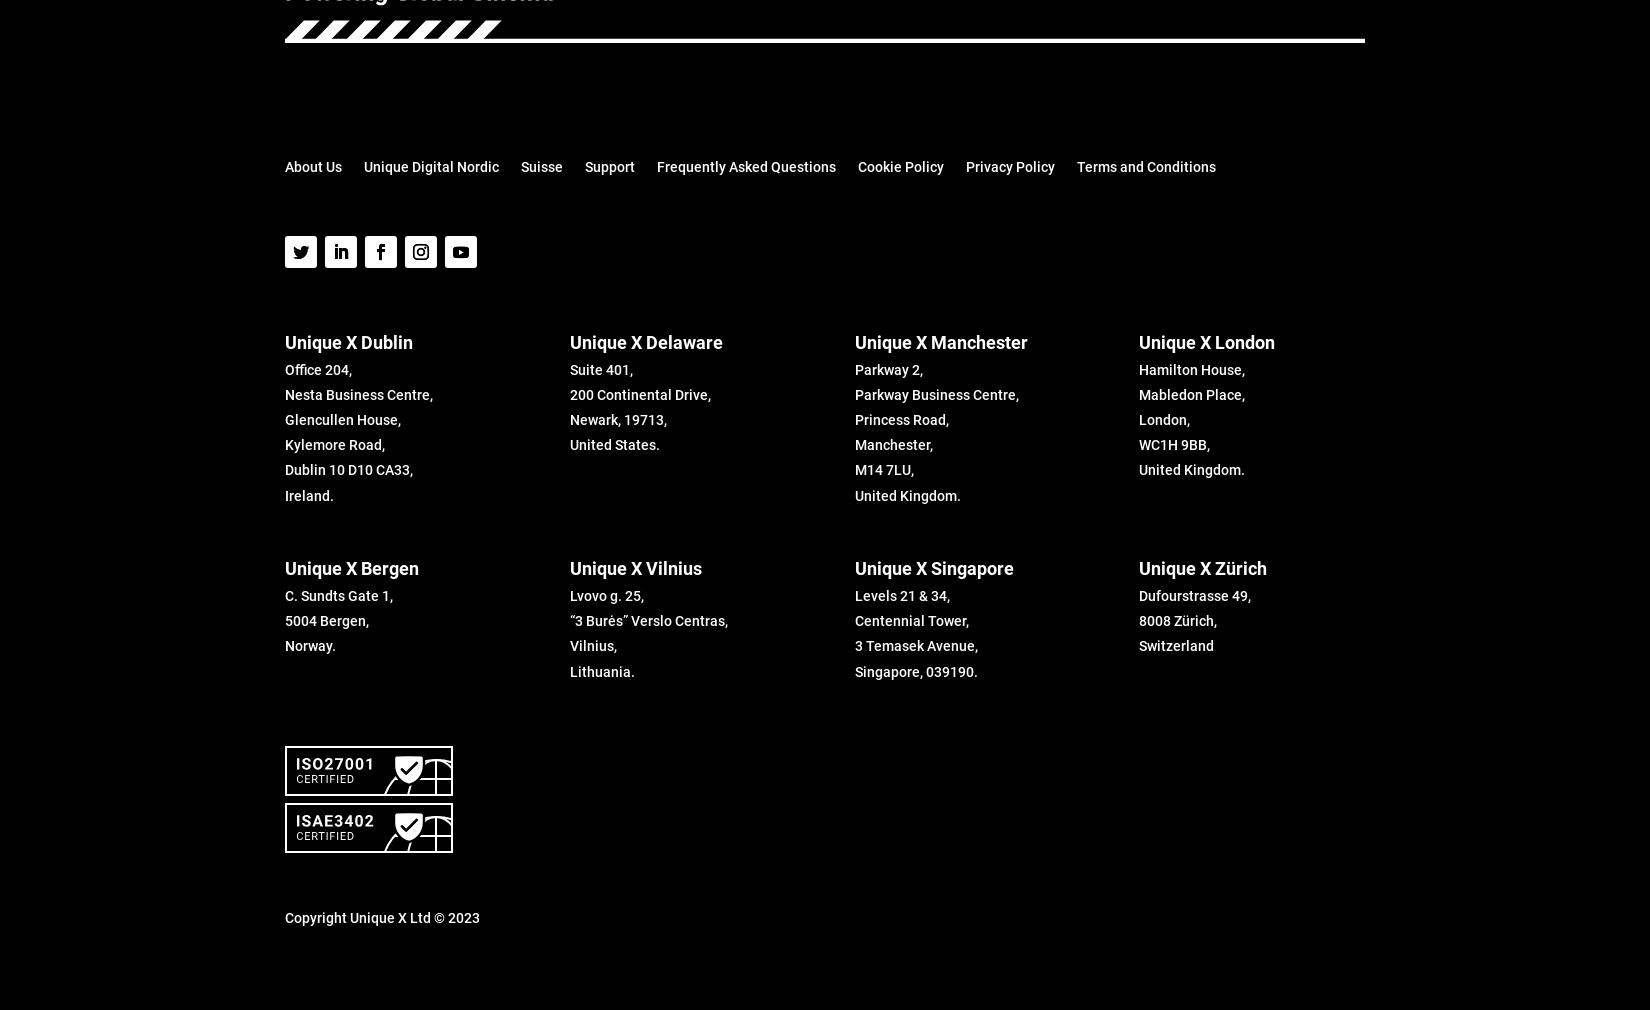 The width and height of the screenshot is (1650, 1010). I want to click on 'WC1H 9BB,', so click(1174, 445).